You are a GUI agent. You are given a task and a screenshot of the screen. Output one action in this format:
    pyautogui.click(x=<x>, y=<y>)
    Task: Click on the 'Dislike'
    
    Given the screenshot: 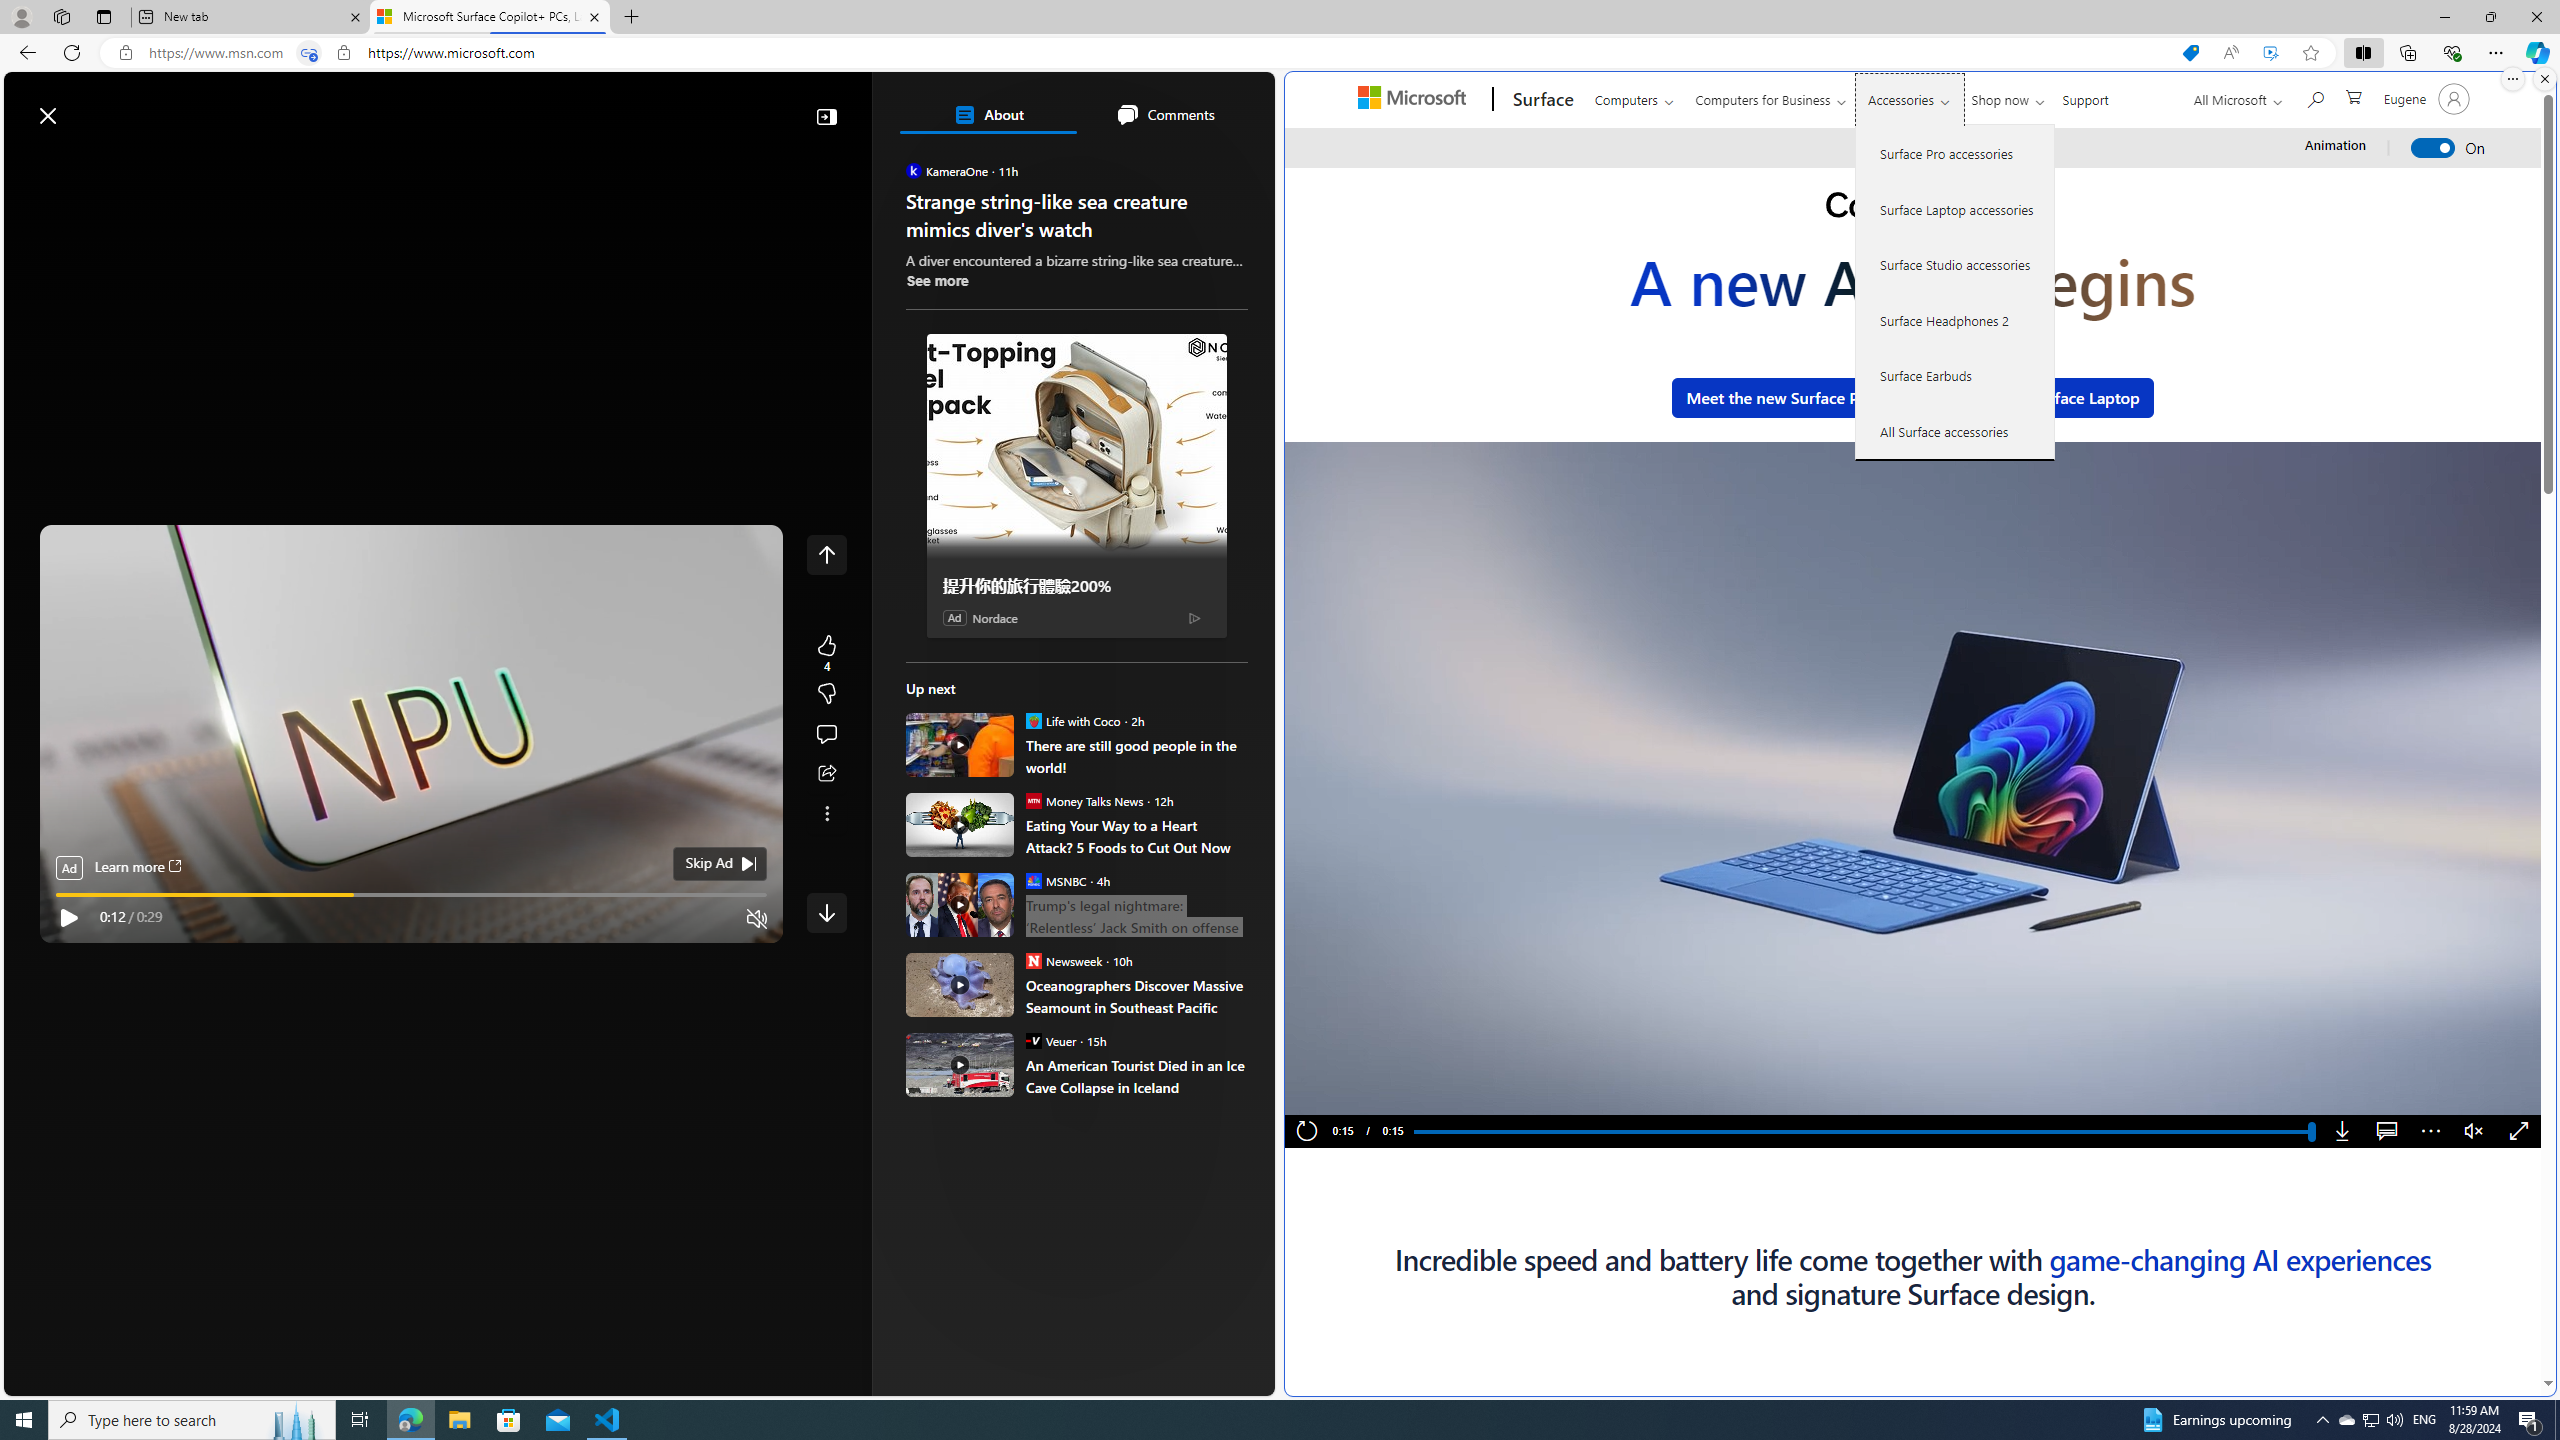 What is the action you would take?
    pyautogui.click(x=826, y=693)
    